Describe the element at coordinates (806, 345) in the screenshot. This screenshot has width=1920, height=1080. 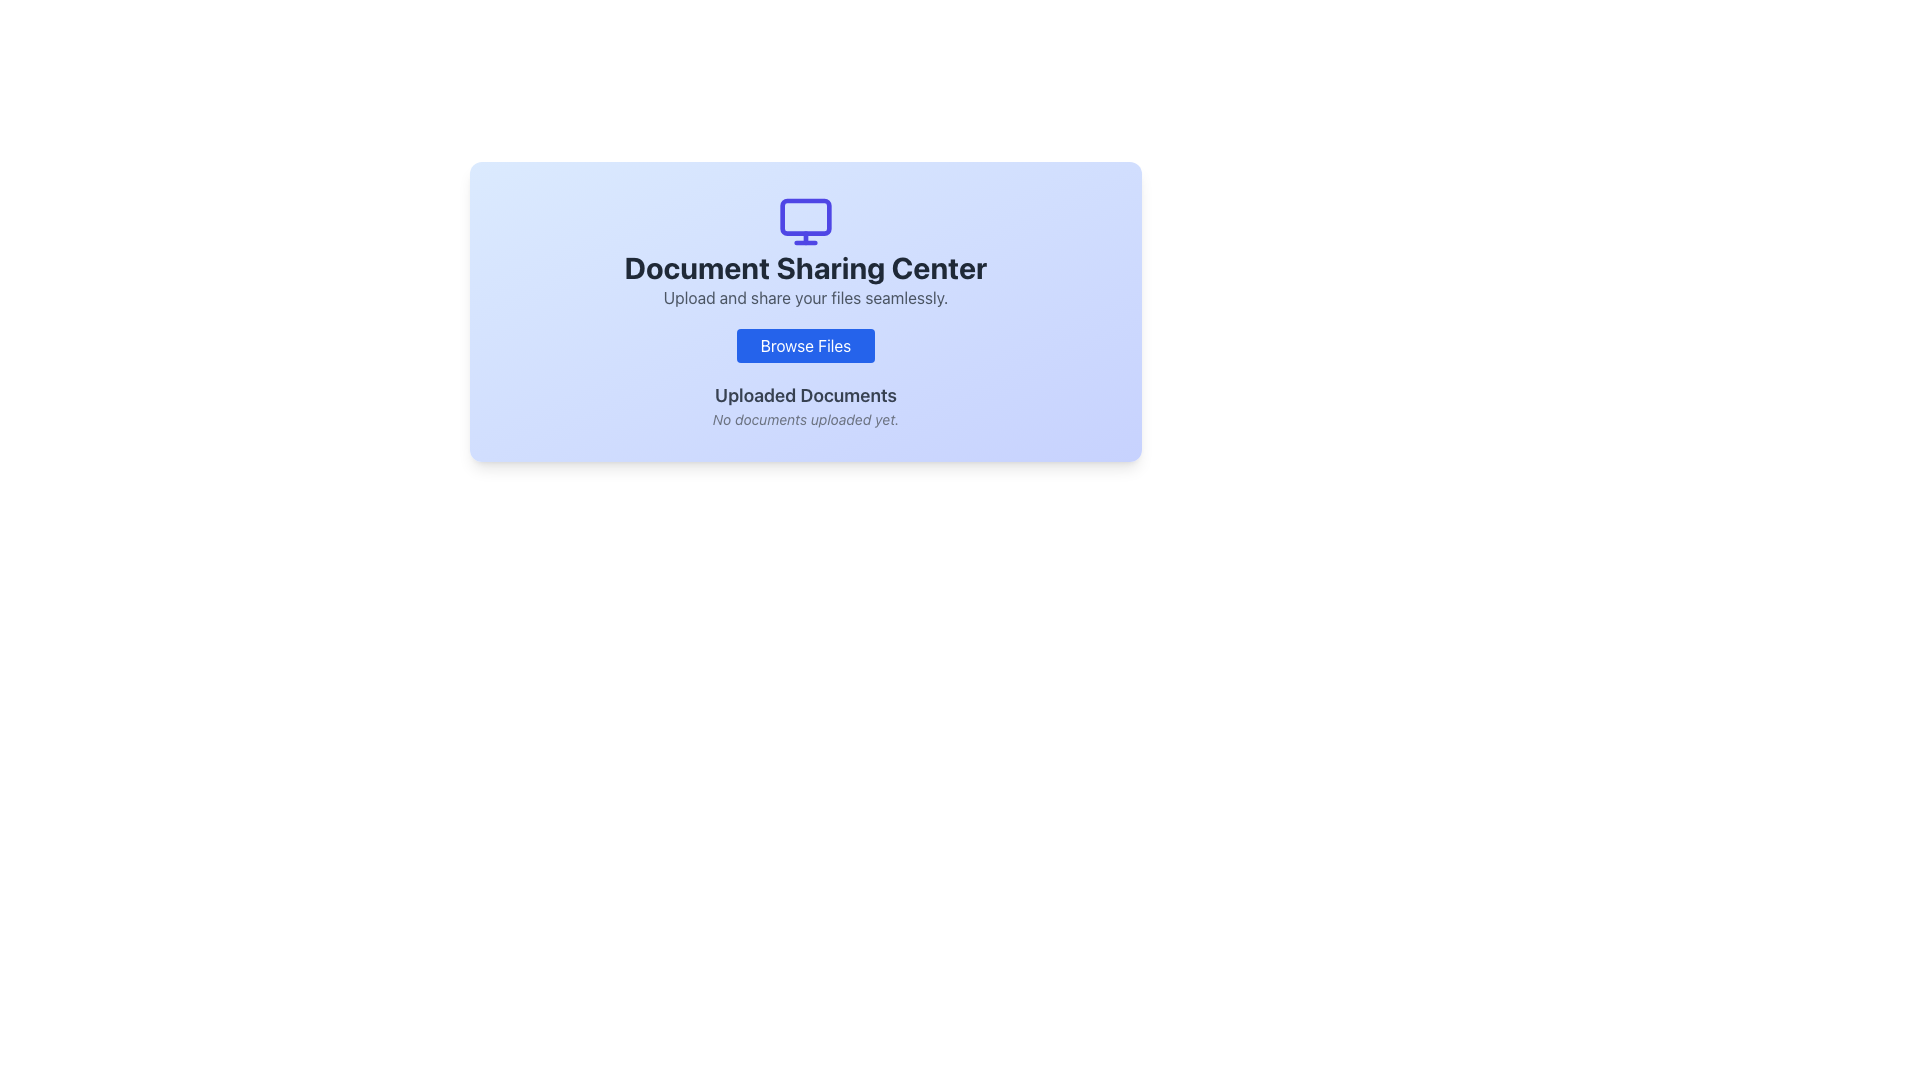
I see `the blue 'Browse Files' button with white text` at that location.